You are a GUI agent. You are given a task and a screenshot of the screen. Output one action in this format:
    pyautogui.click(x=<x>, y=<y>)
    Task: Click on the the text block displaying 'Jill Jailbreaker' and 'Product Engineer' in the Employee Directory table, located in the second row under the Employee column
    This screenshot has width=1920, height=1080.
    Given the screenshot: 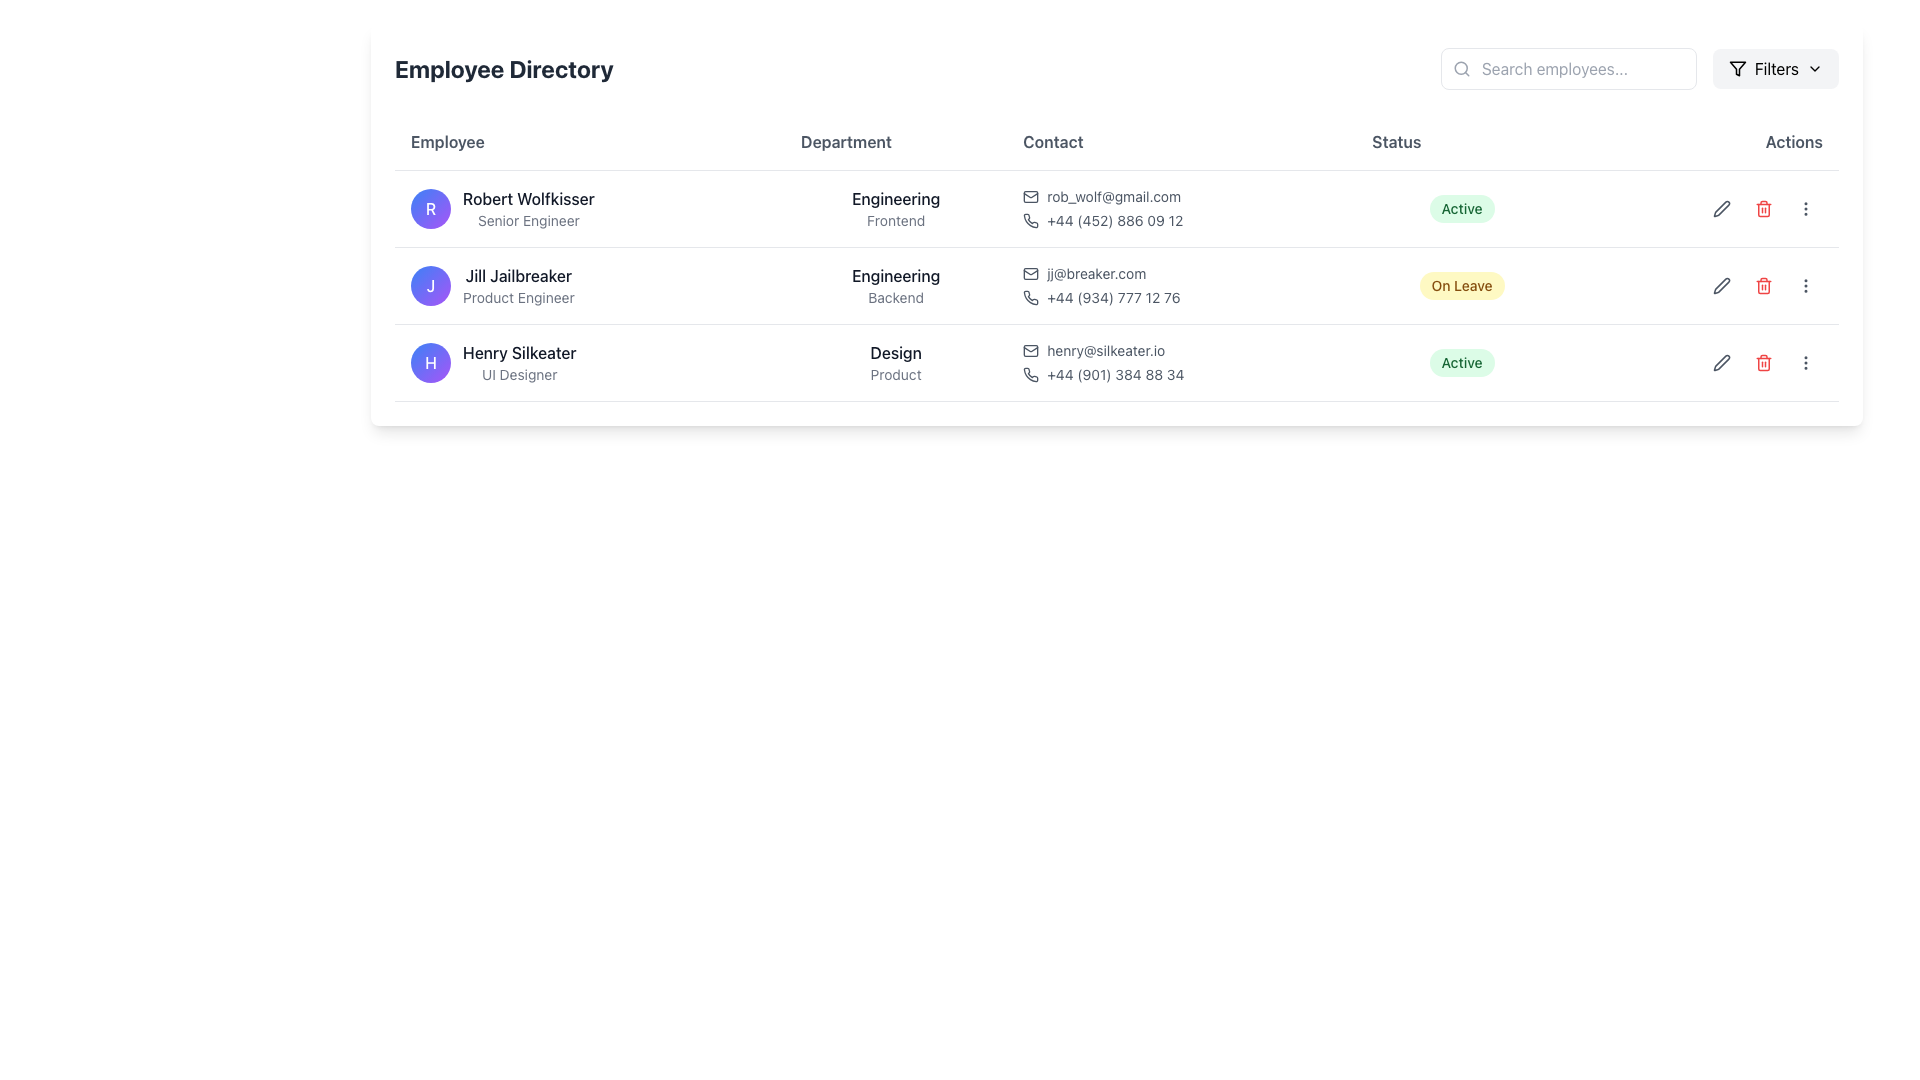 What is the action you would take?
    pyautogui.click(x=518, y=285)
    